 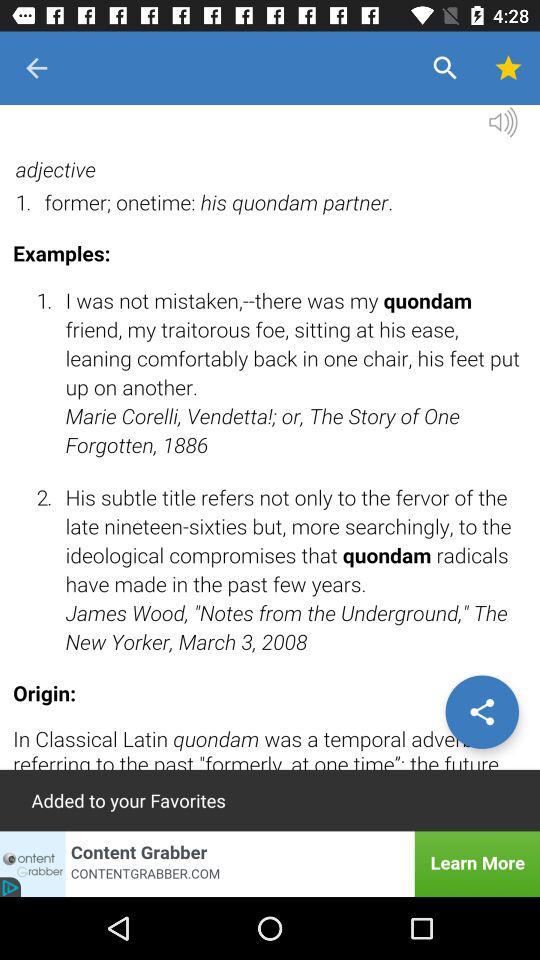 I want to click on the volume icon, so click(x=502, y=125).